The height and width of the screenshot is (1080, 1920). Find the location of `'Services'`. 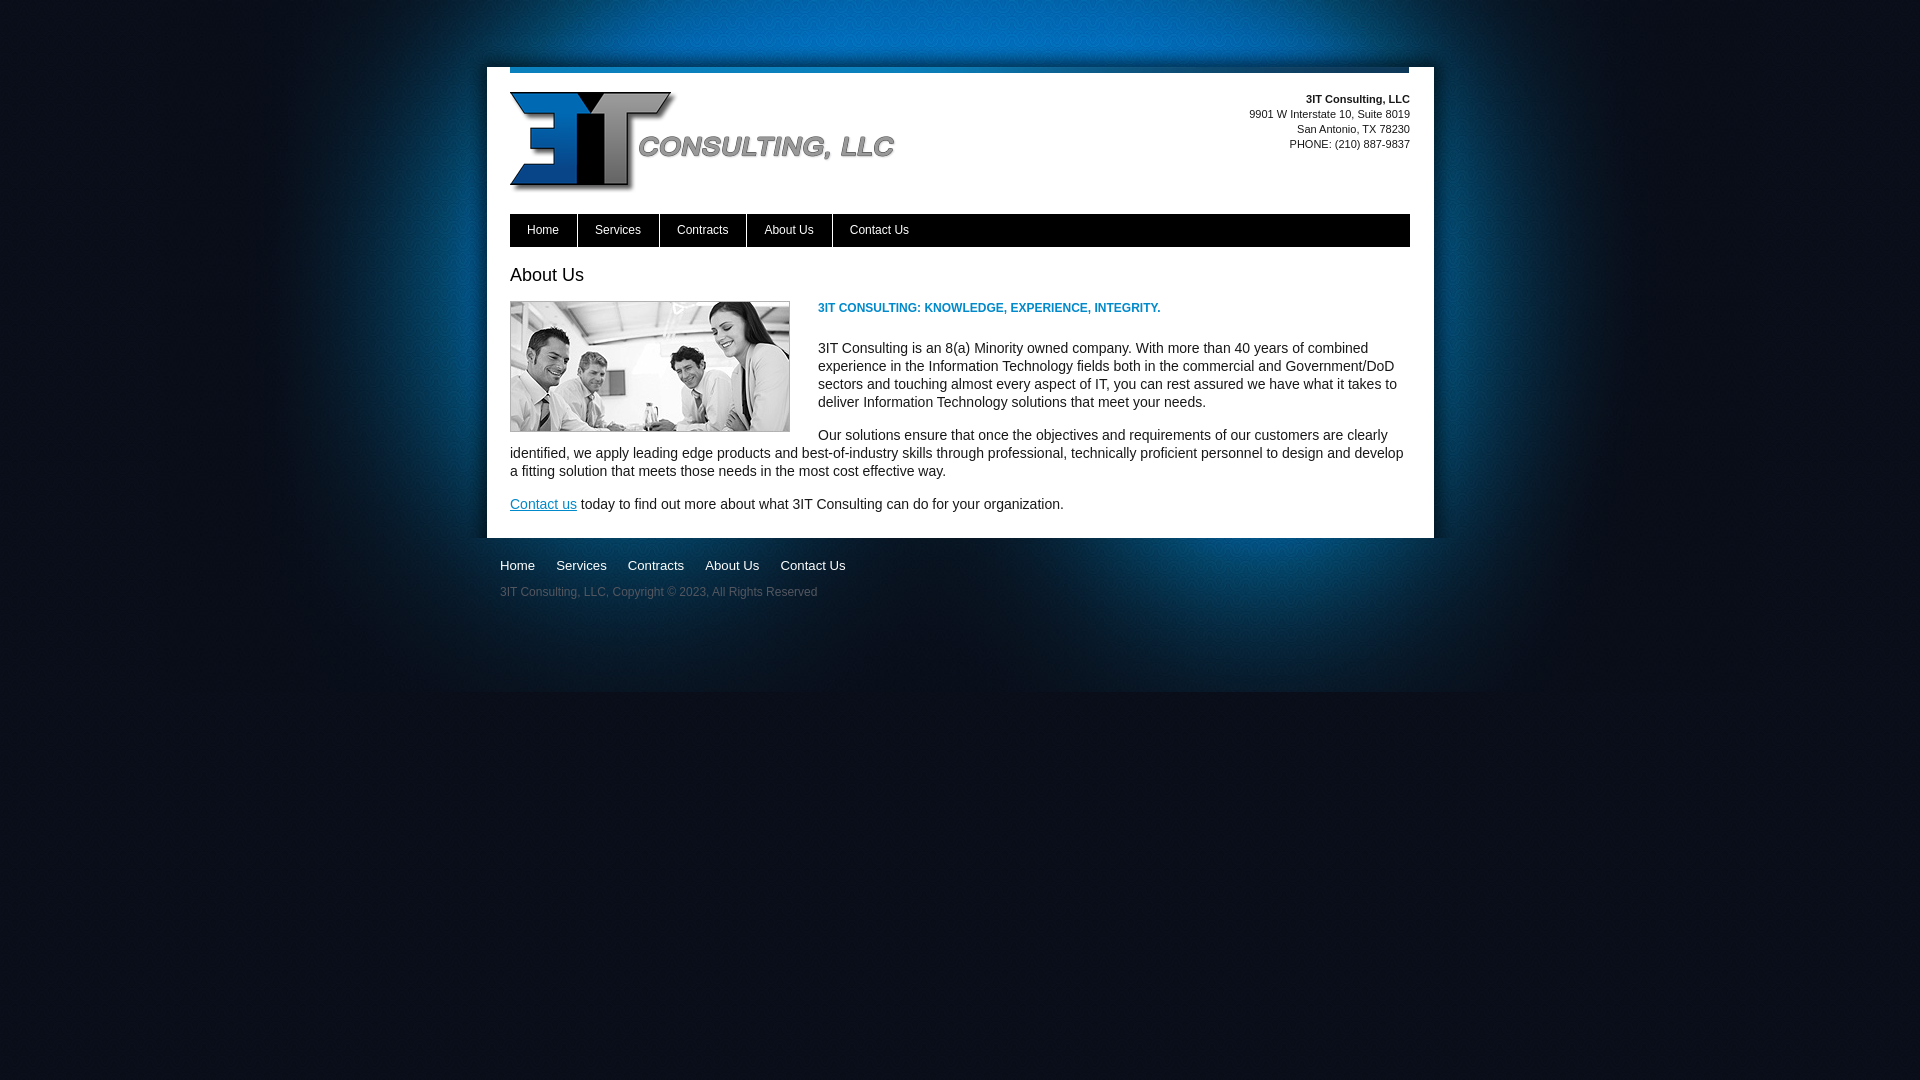

'Services' is located at coordinates (580, 566).